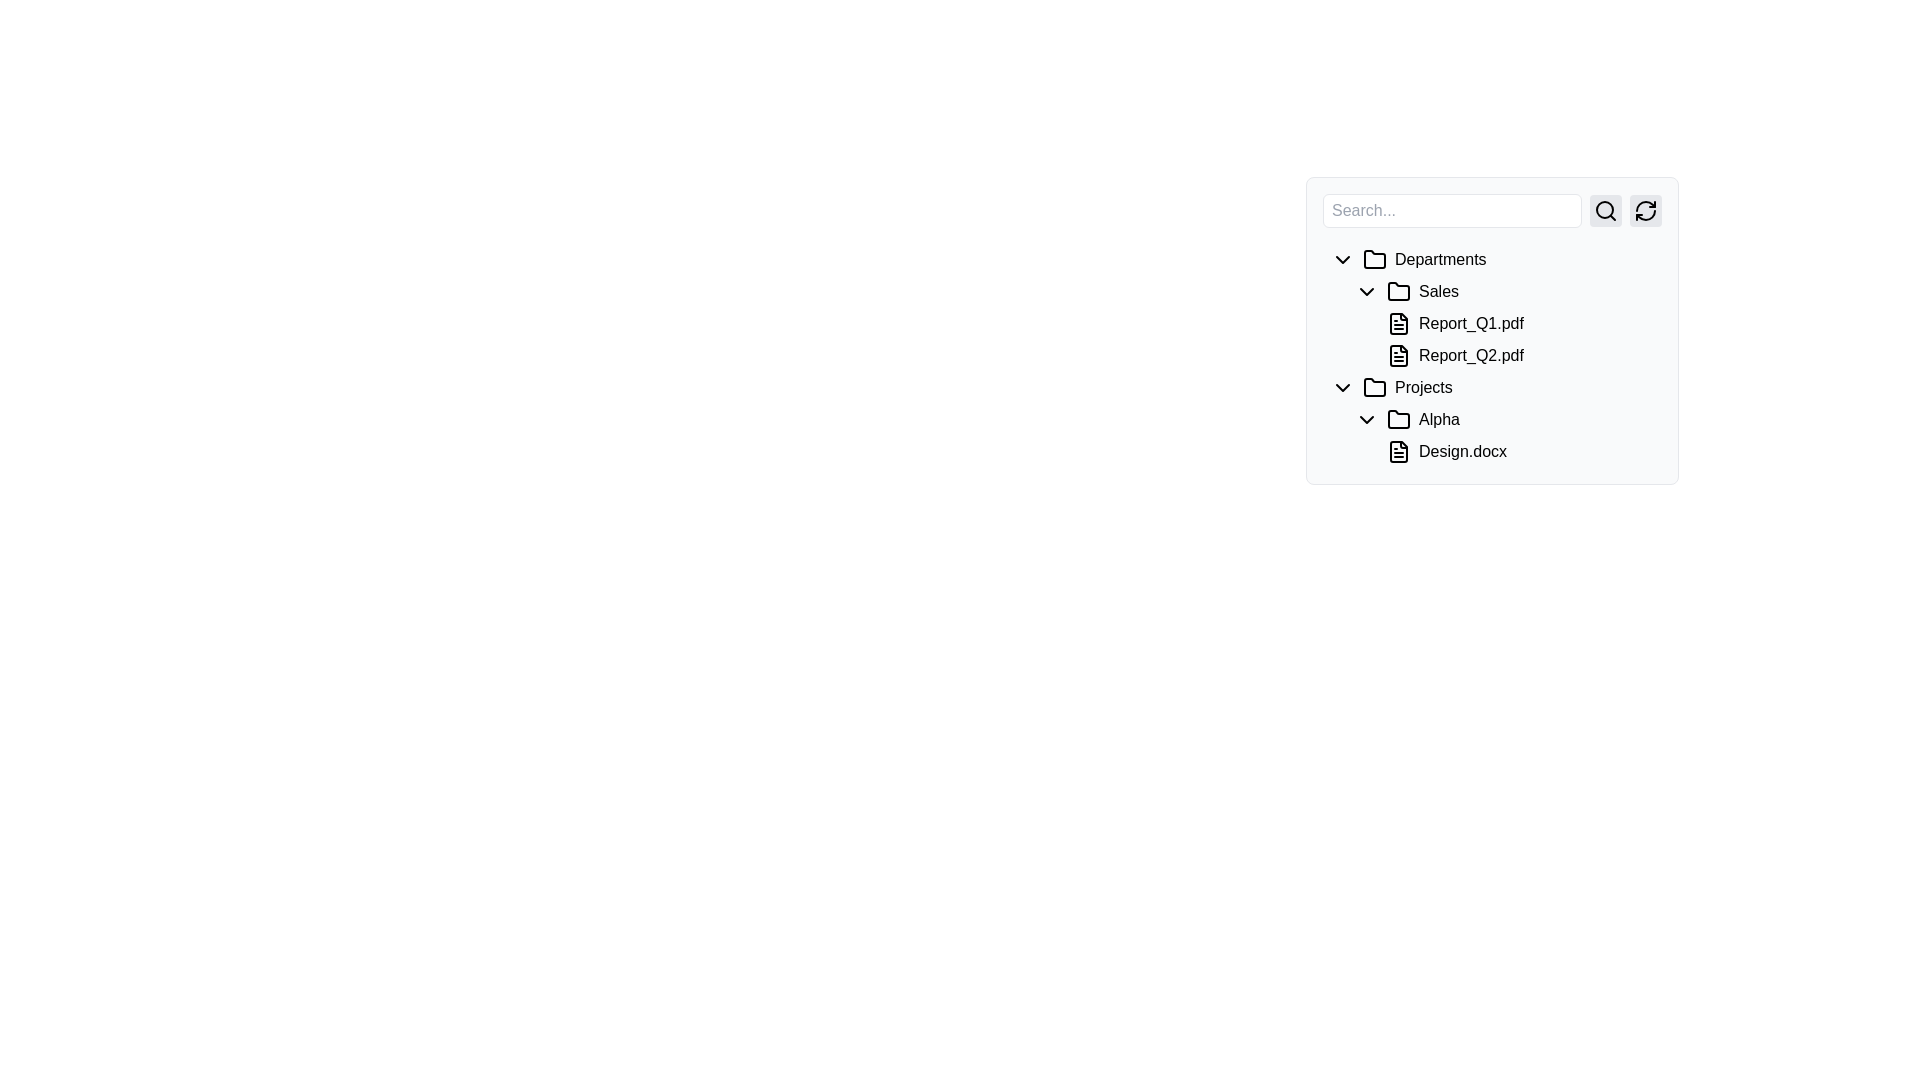 The image size is (1920, 1080). Describe the element at coordinates (1401, 323) in the screenshot. I see `the document file icon located in the file explorer interface under the 'Sales' folder, positioned to the left of the label 'Report_Q1.pdf', to interact with the file` at that location.